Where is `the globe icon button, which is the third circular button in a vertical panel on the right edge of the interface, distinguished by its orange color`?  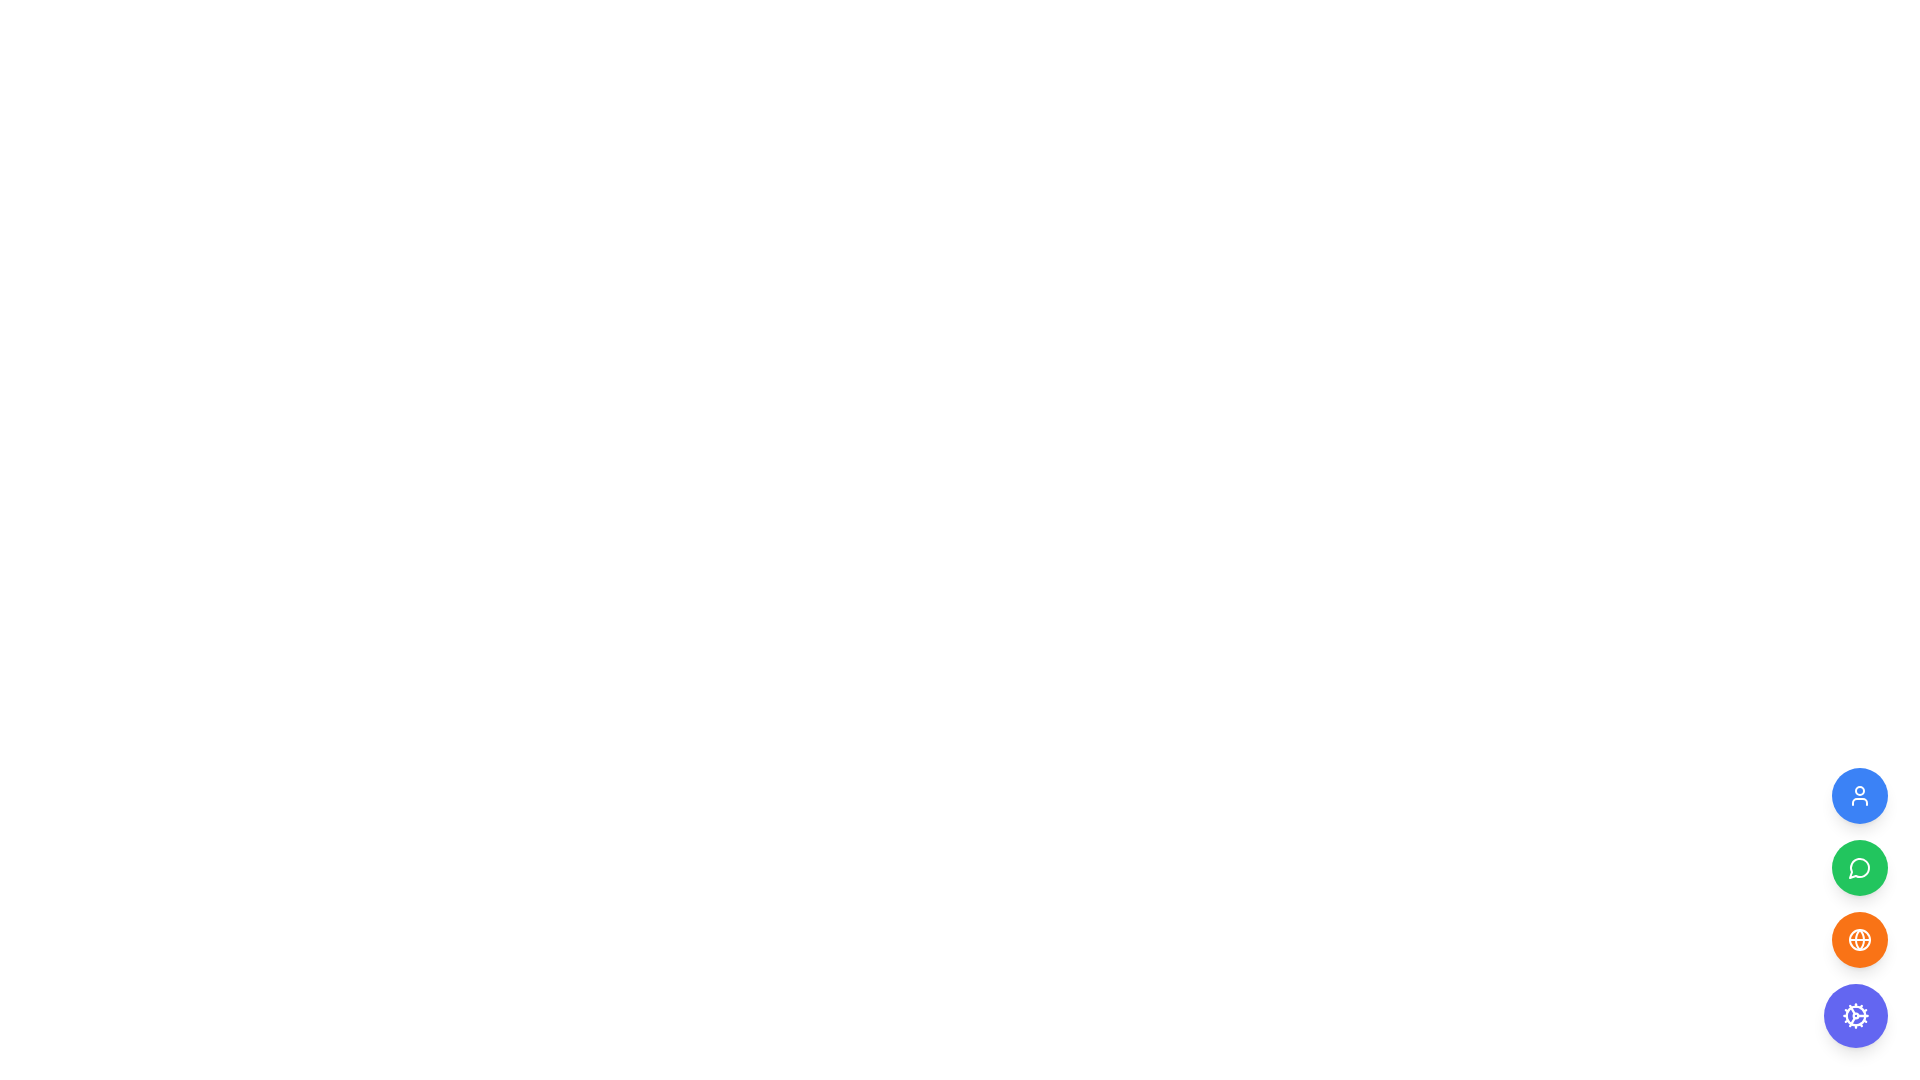 the globe icon button, which is the third circular button in a vertical panel on the right edge of the interface, distinguished by its orange color is located at coordinates (1859, 940).